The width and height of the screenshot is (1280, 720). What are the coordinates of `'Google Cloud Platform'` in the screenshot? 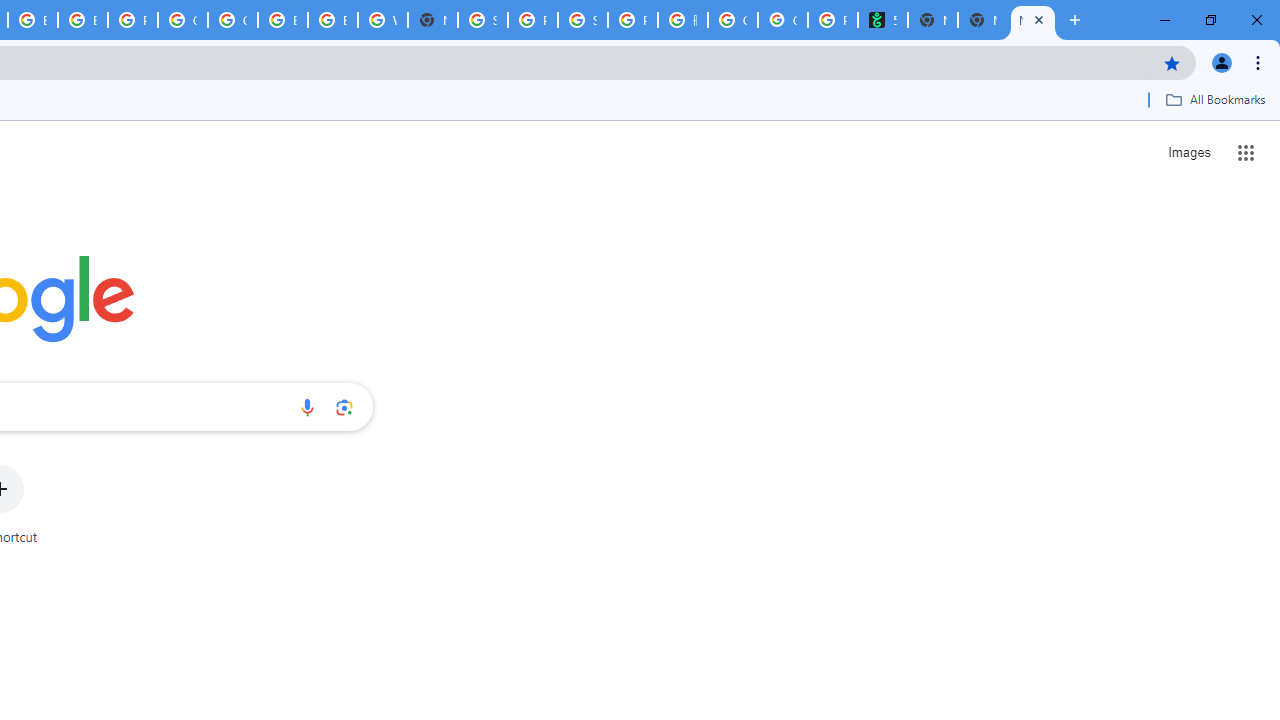 It's located at (183, 20).